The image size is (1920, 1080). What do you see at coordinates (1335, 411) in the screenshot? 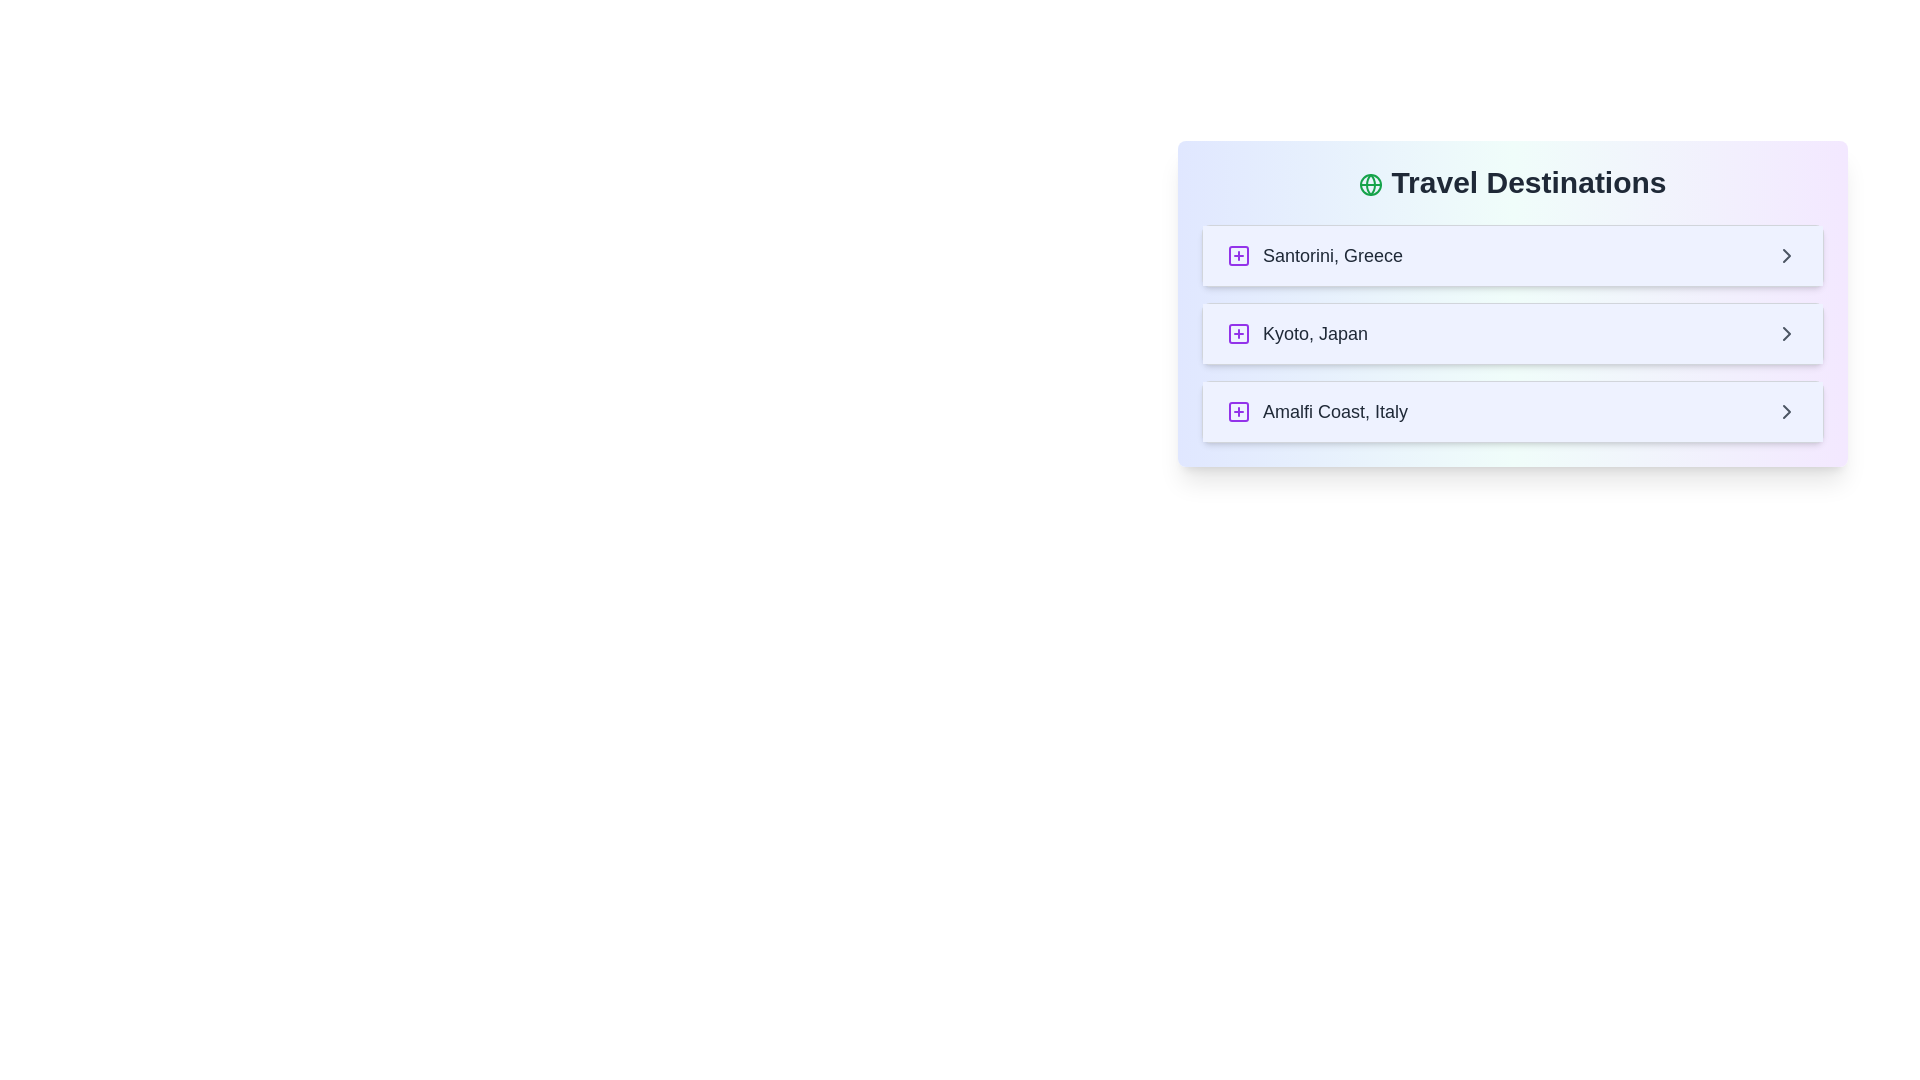
I see `the travel destination label, which is the third entry in a vertically-aligned list, positioned between a '+' icon on the left and a navigation arrow on the right` at bounding box center [1335, 411].